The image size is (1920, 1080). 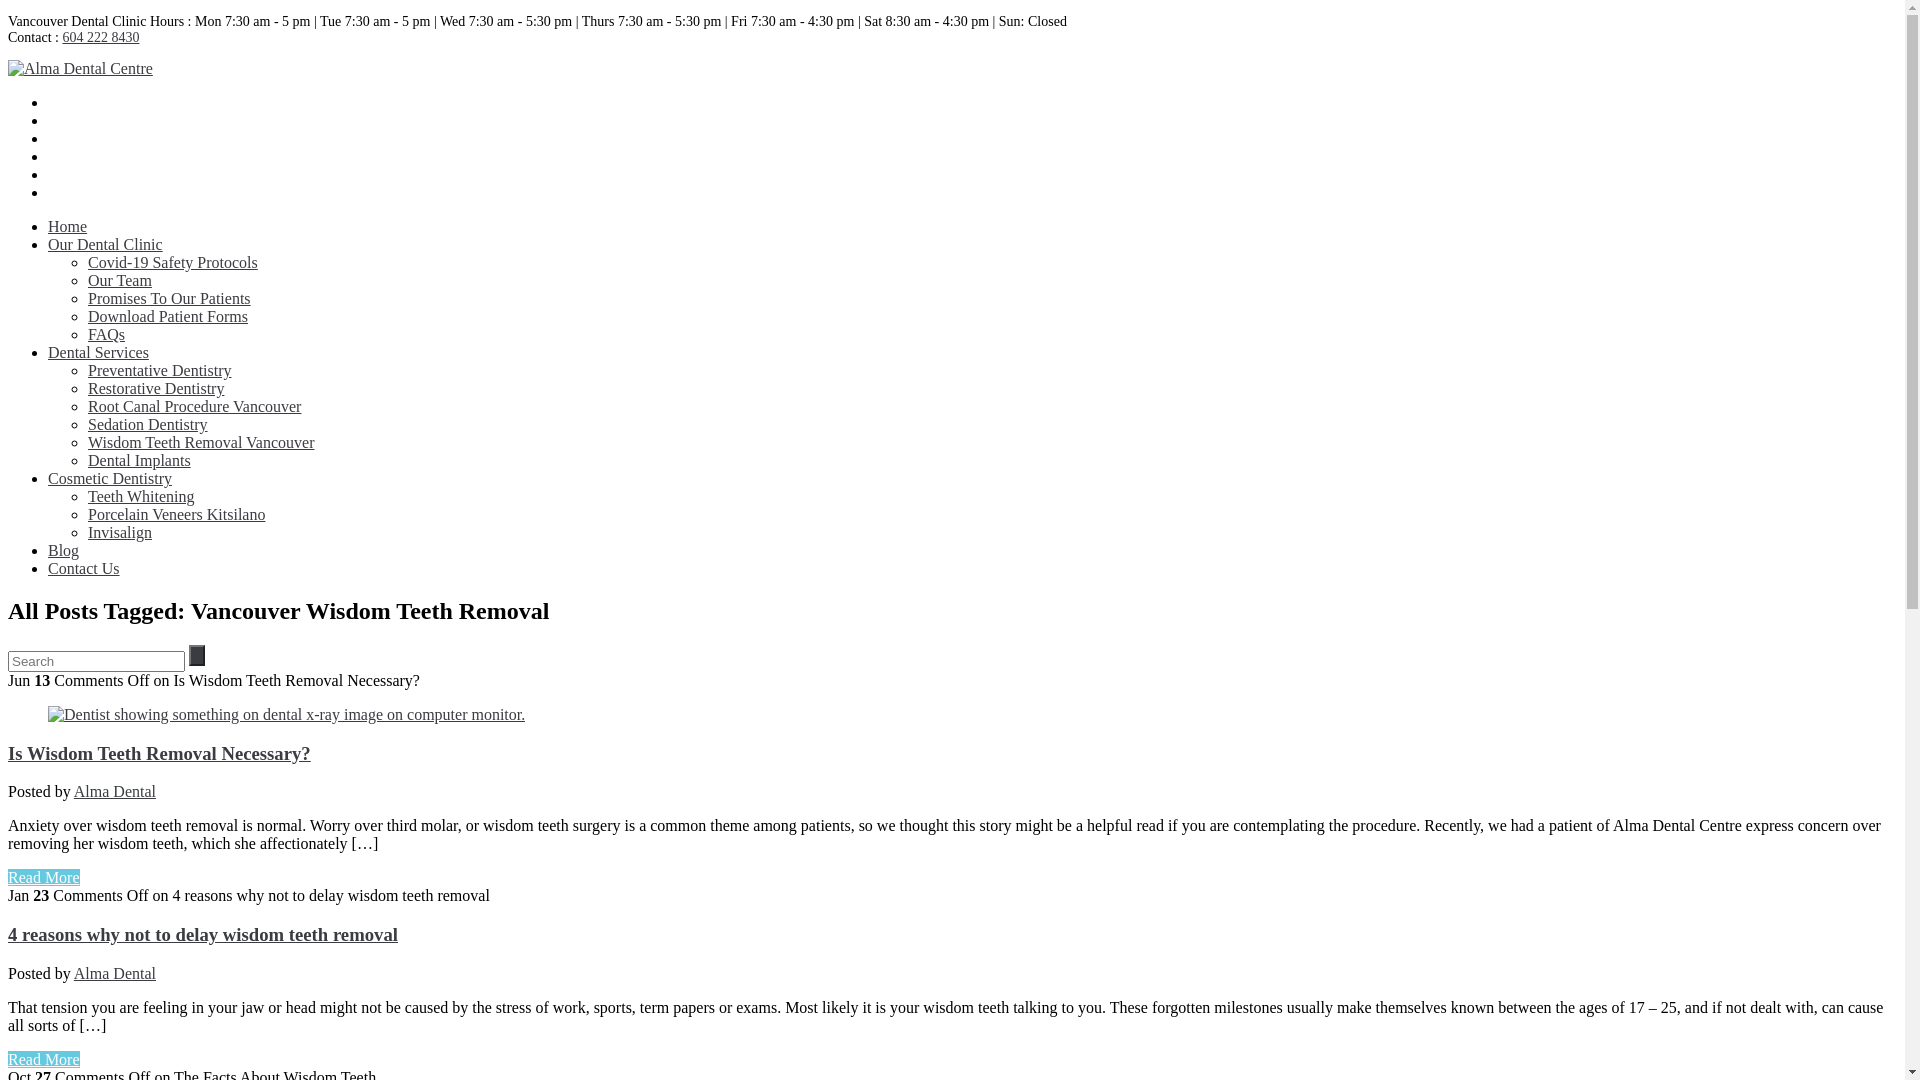 I want to click on 'Restorative Dentistry', so click(x=155, y=388).